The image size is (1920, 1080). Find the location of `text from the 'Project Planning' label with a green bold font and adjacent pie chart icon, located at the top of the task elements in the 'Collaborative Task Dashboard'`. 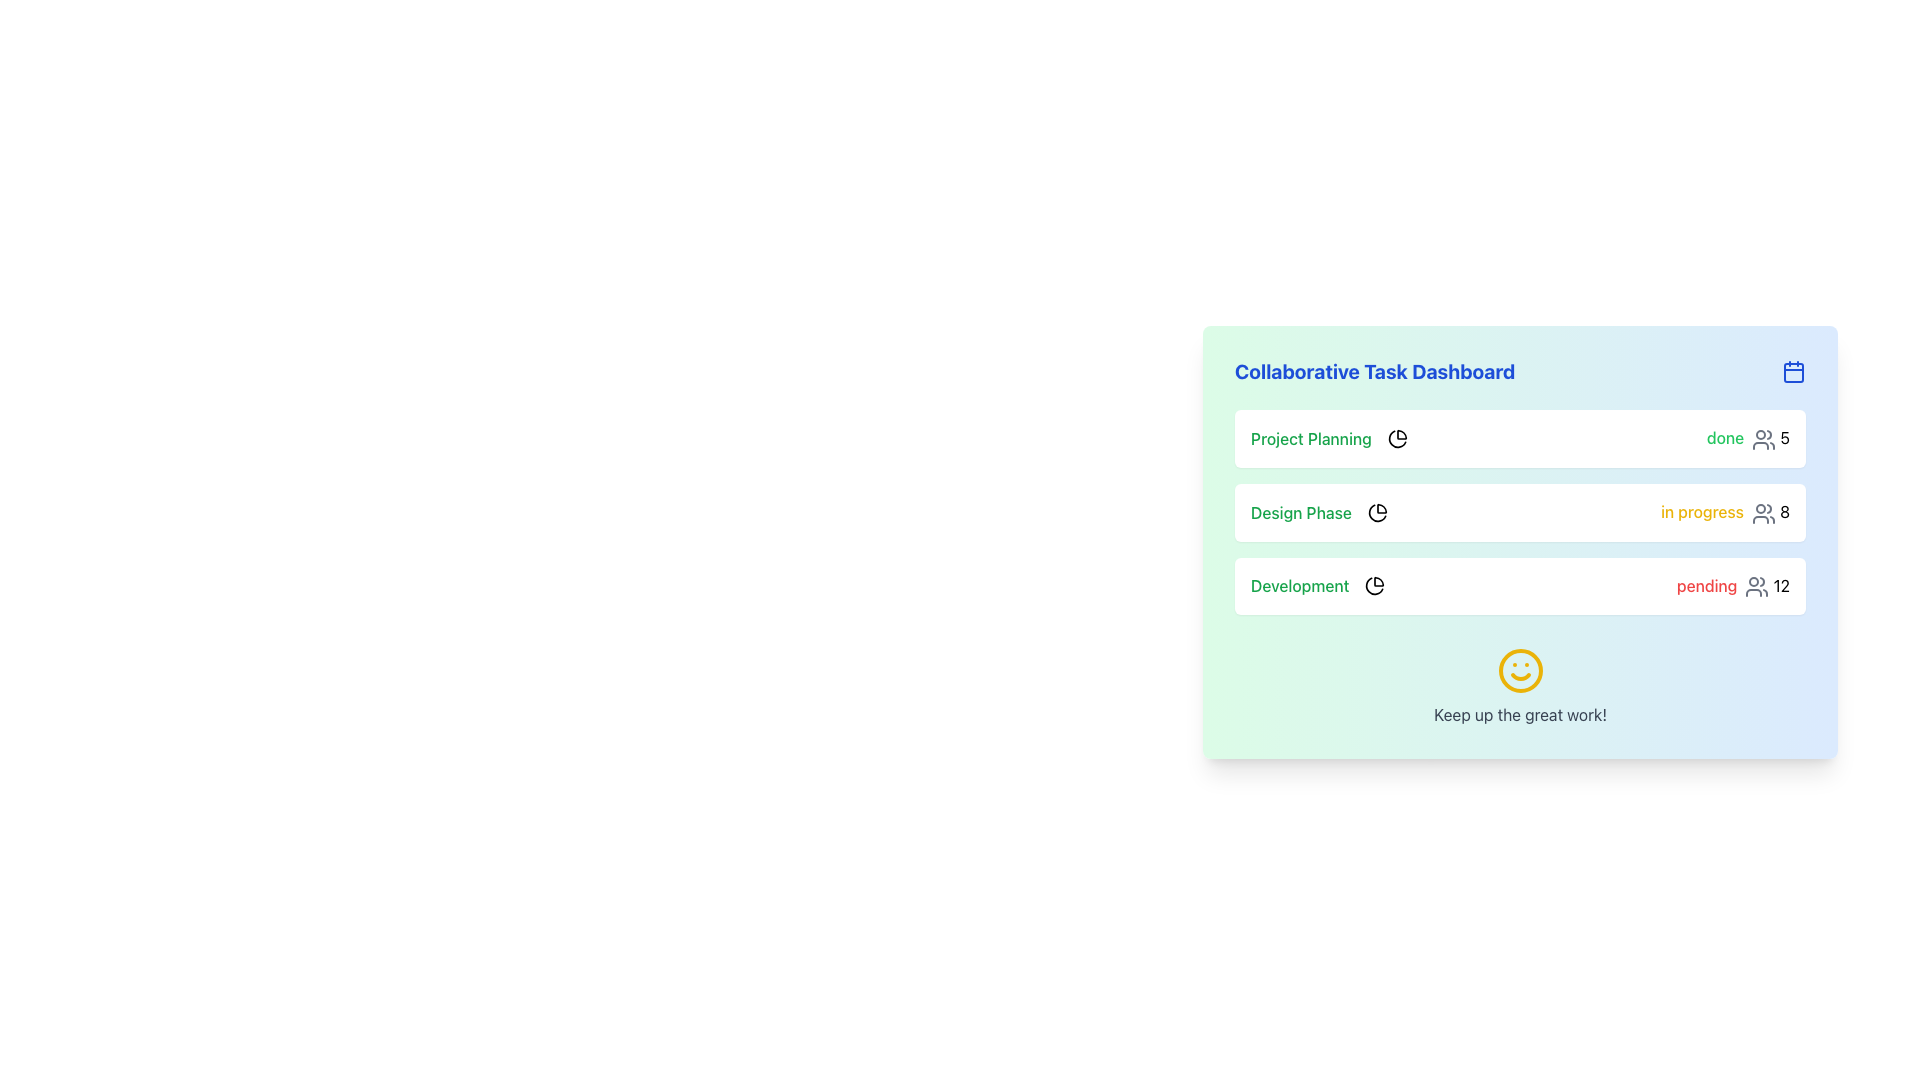

text from the 'Project Planning' label with a green bold font and adjacent pie chart icon, located at the top of the task elements in the 'Collaborative Task Dashboard' is located at coordinates (1329, 437).